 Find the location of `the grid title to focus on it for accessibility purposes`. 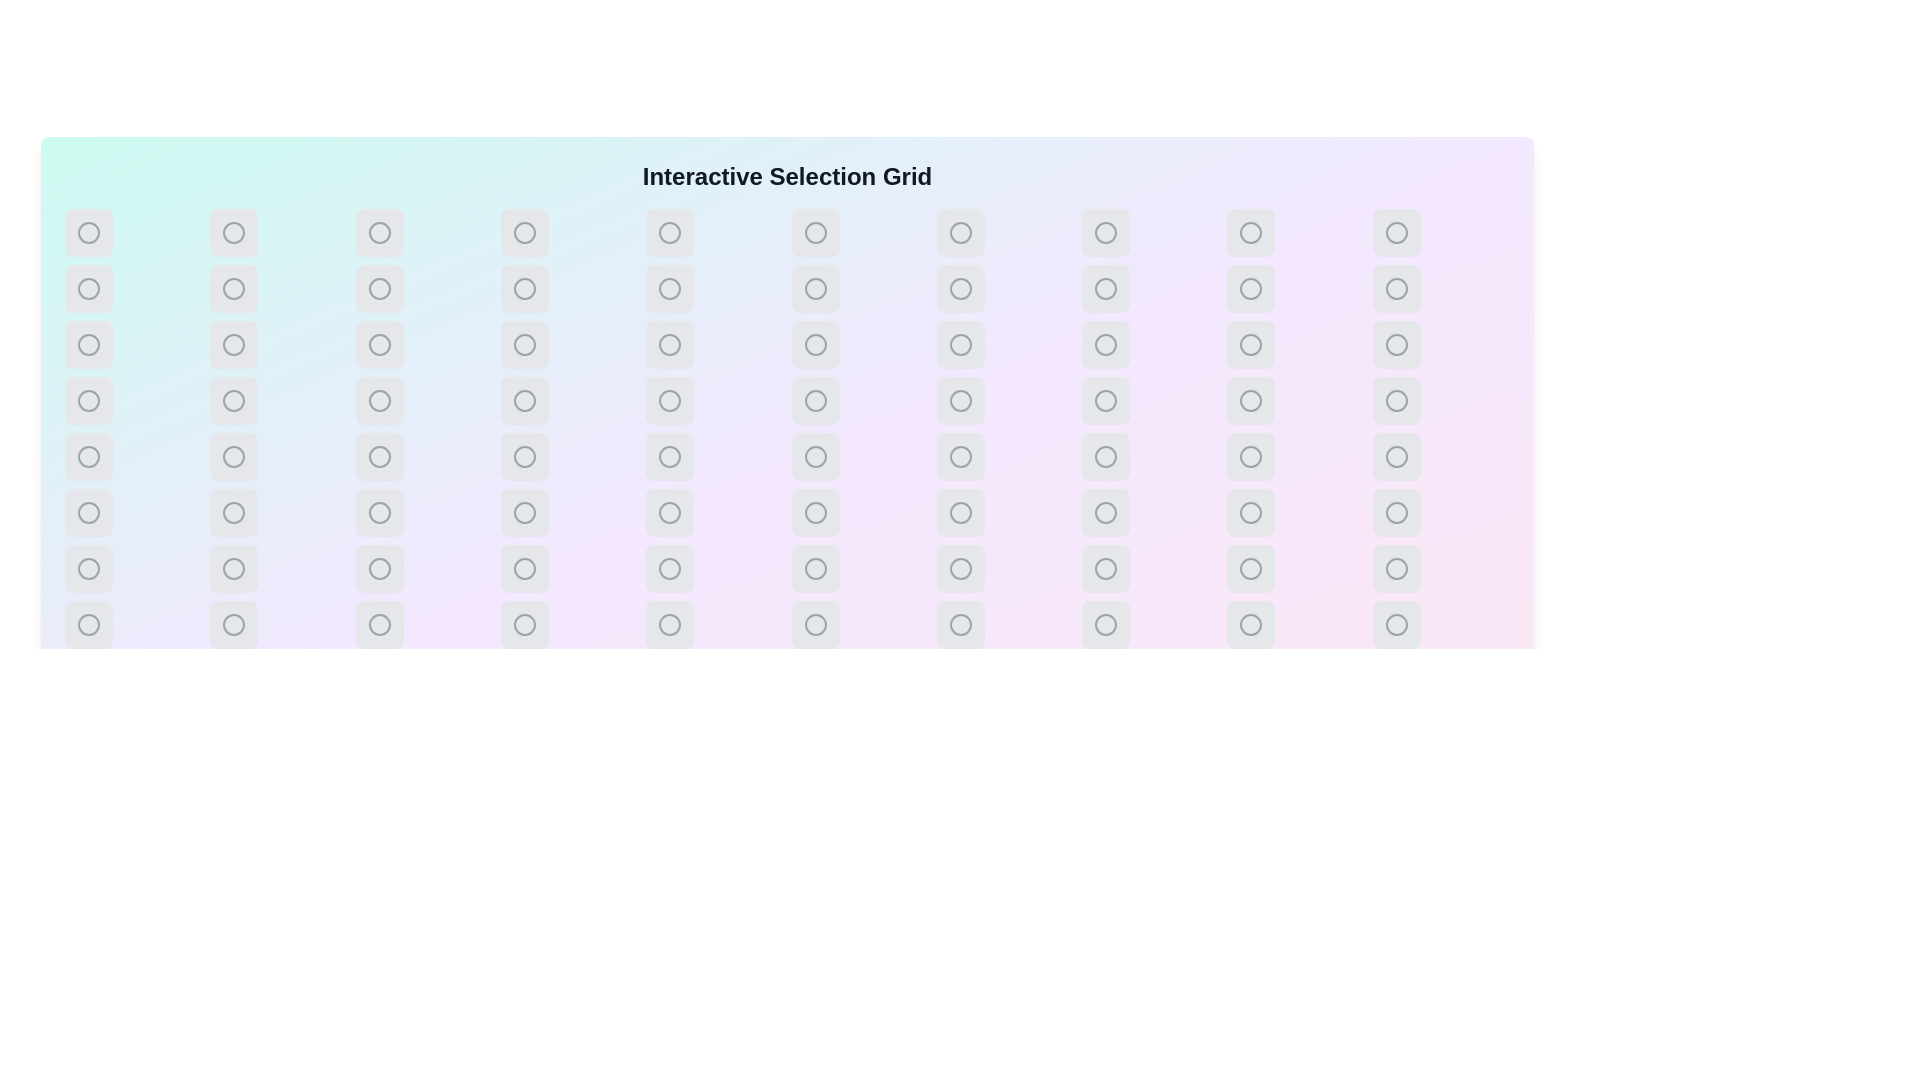

the grid title to focus on it for accessibility purposes is located at coordinates (767, 176).